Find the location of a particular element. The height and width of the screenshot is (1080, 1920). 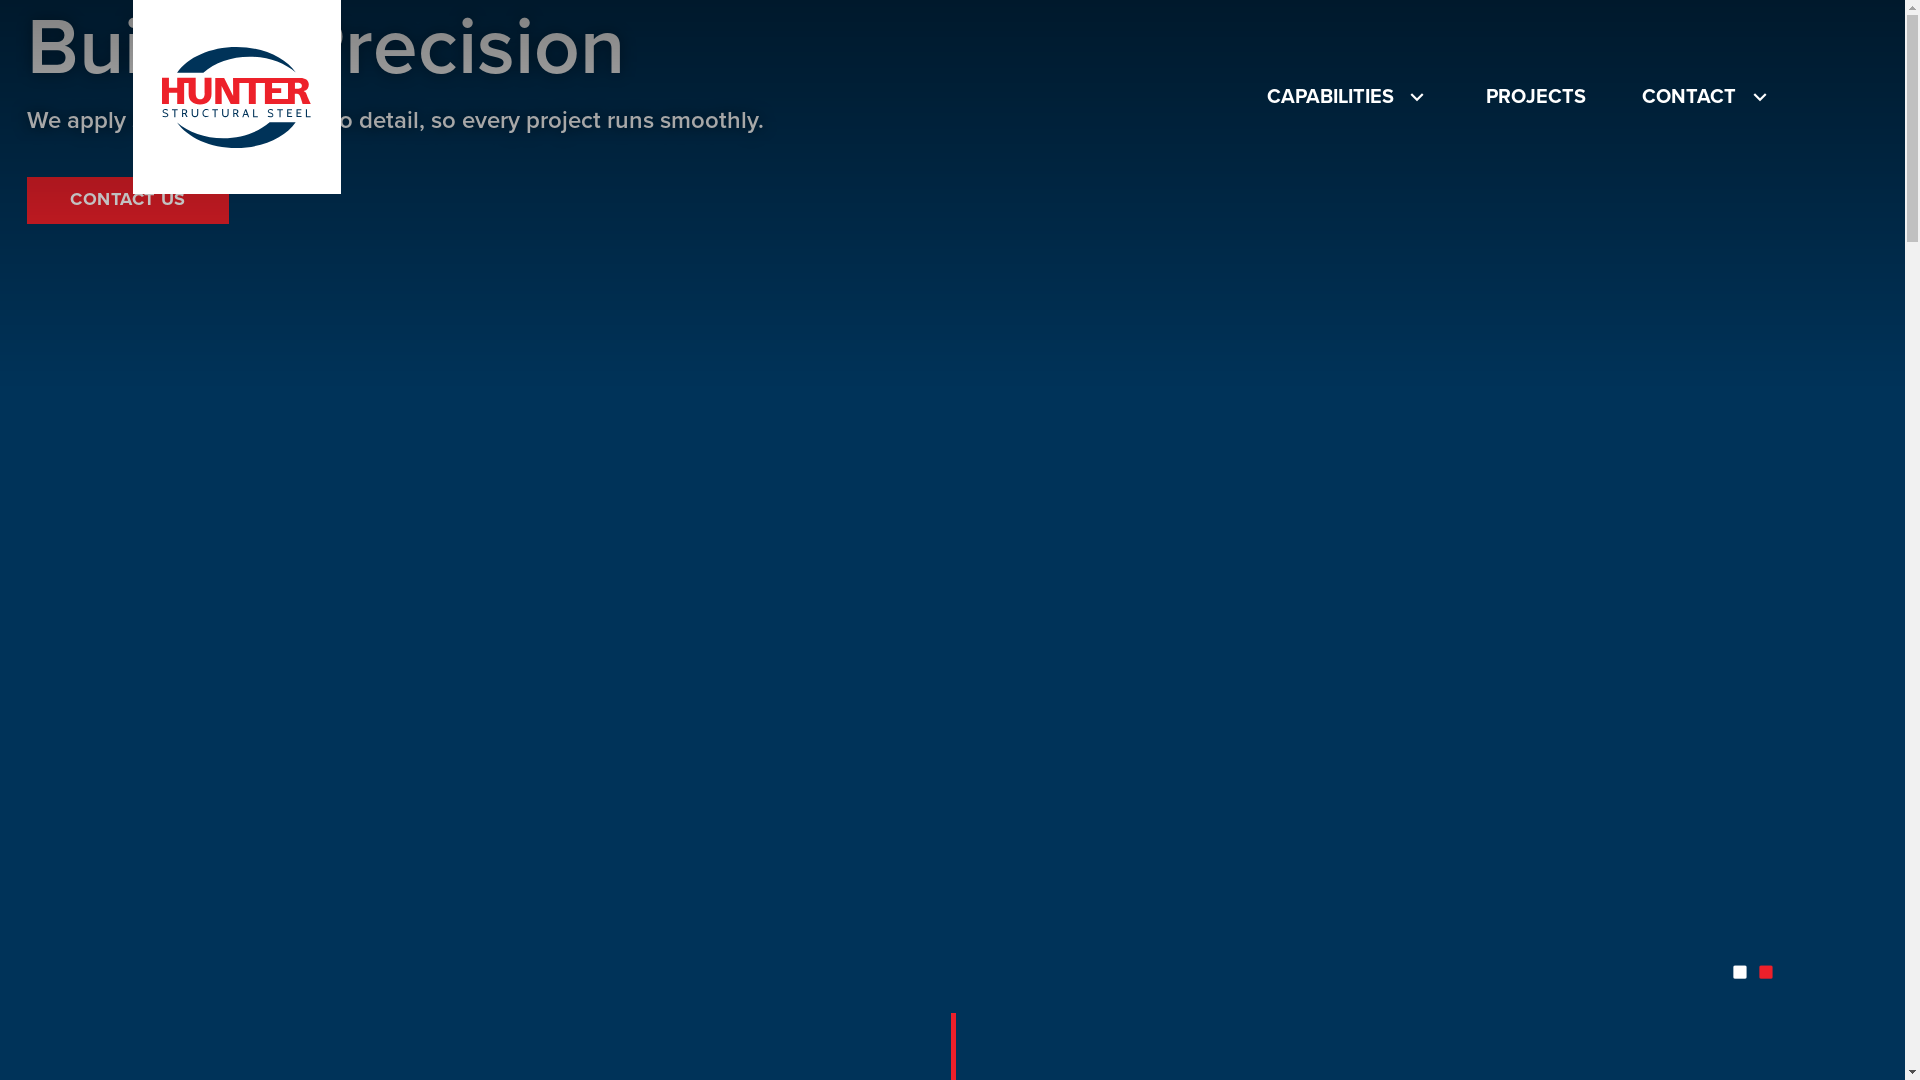

'CONTACT' is located at coordinates (1706, 96).